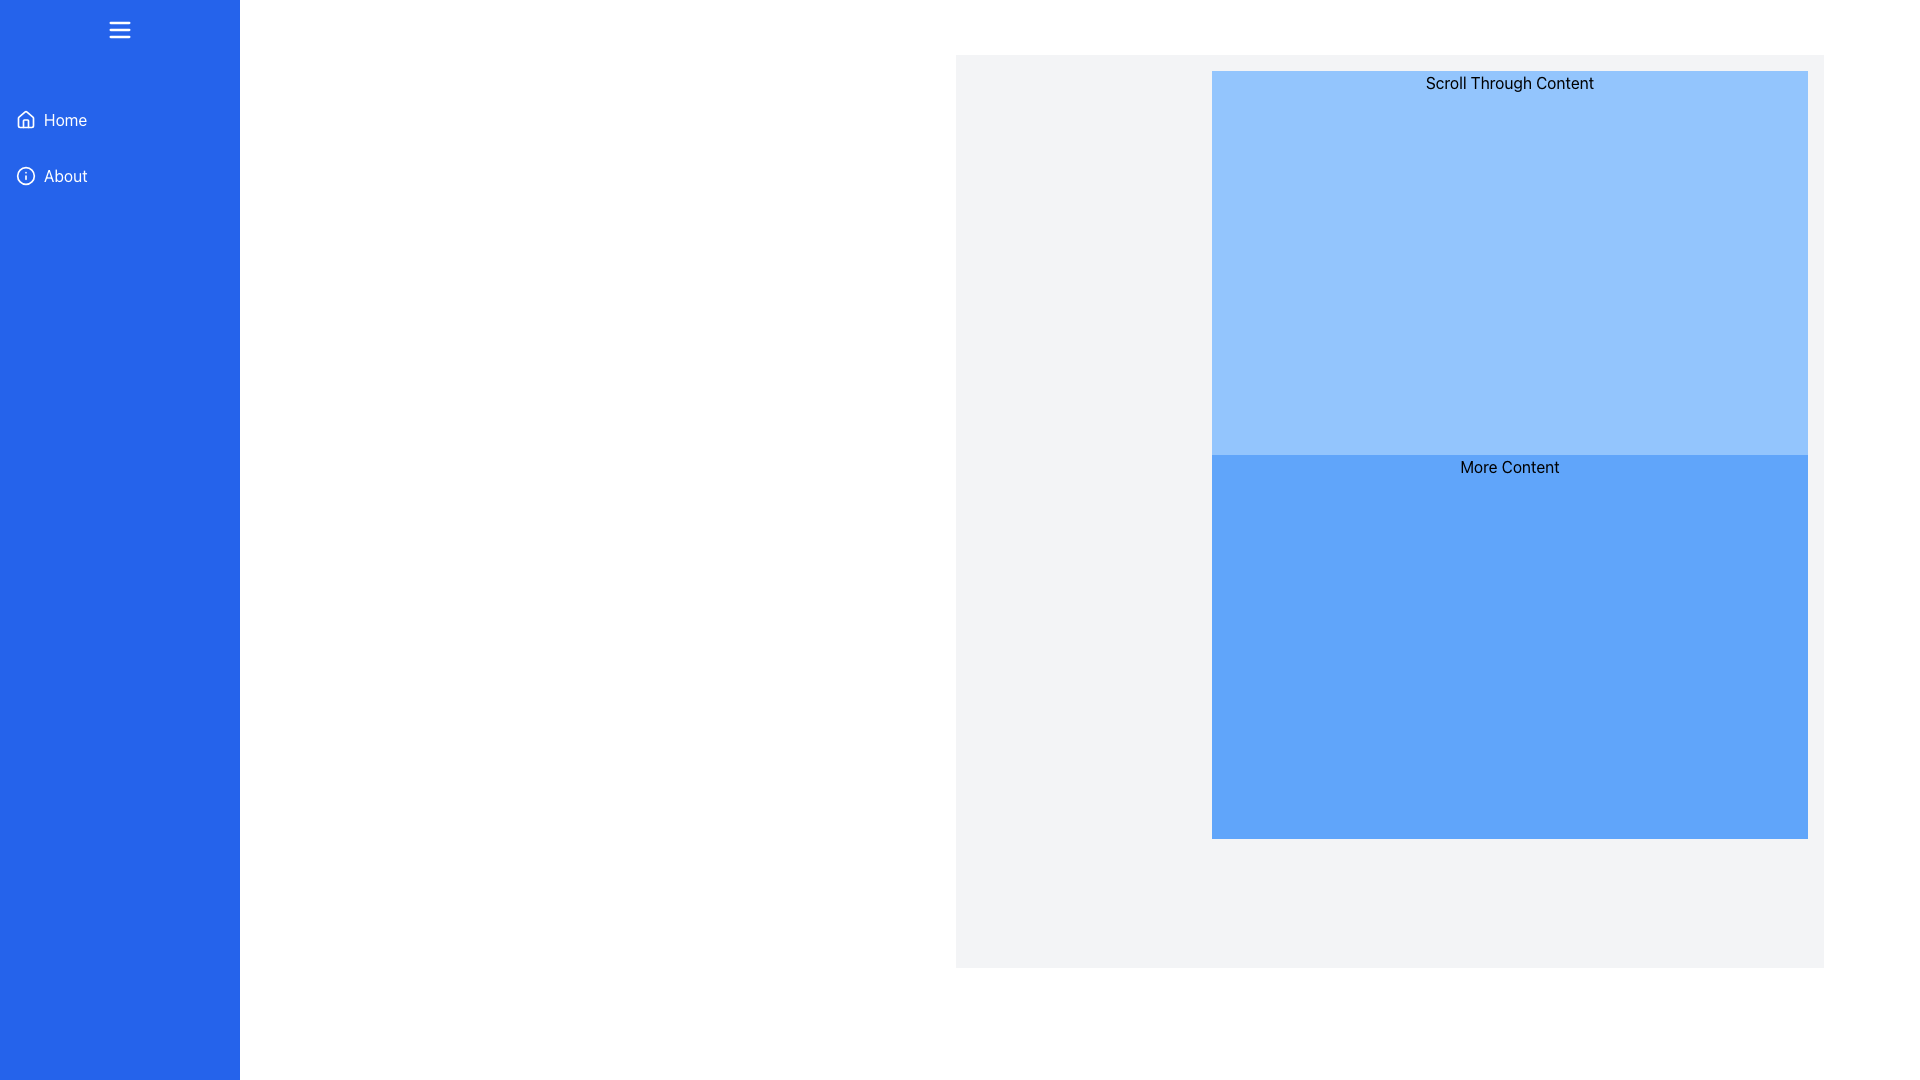  I want to click on the 'Home' icon located in the vertical navigation menu to recognize its association with the 'Home' text, so click(25, 119).